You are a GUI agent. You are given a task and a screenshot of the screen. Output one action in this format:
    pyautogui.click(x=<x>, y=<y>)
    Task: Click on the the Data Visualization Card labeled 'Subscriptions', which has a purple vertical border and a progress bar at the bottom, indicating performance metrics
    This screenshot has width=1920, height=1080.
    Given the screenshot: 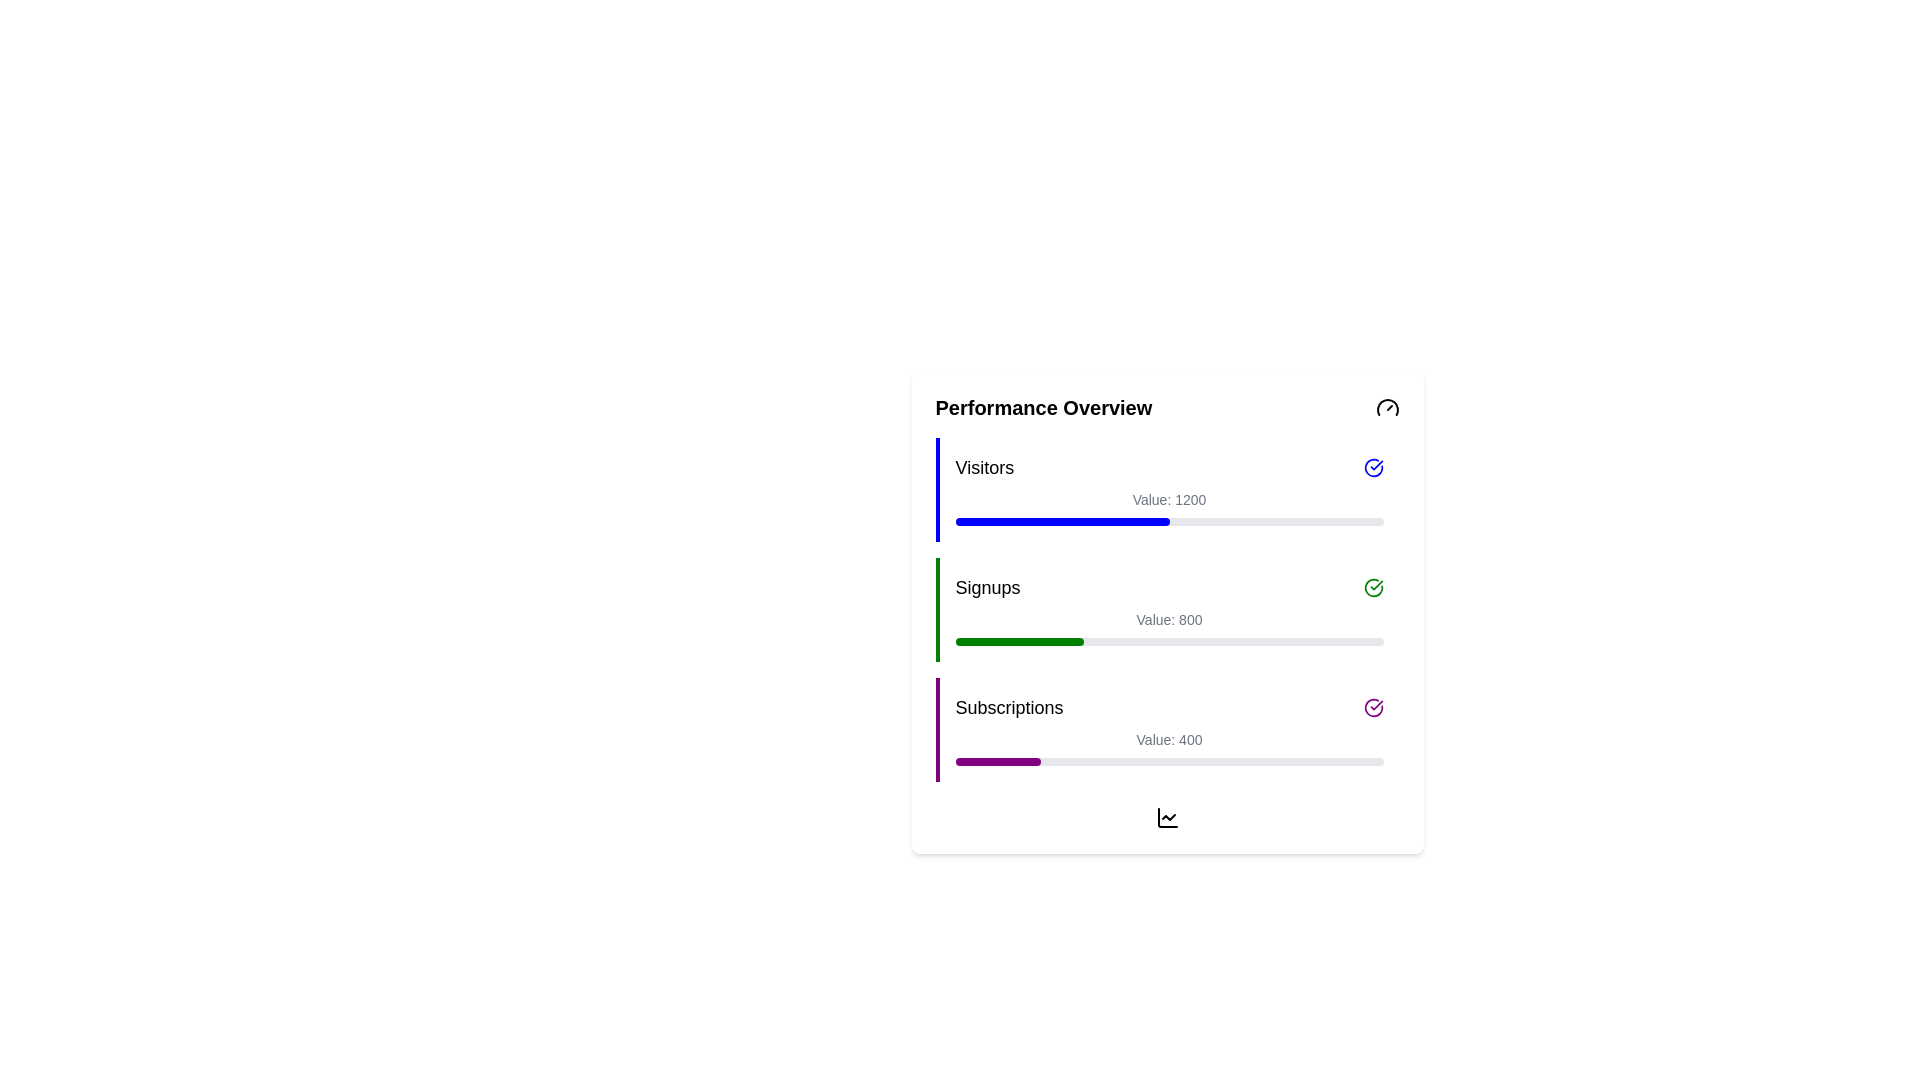 What is the action you would take?
    pyautogui.click(x=1167, y=729)
    